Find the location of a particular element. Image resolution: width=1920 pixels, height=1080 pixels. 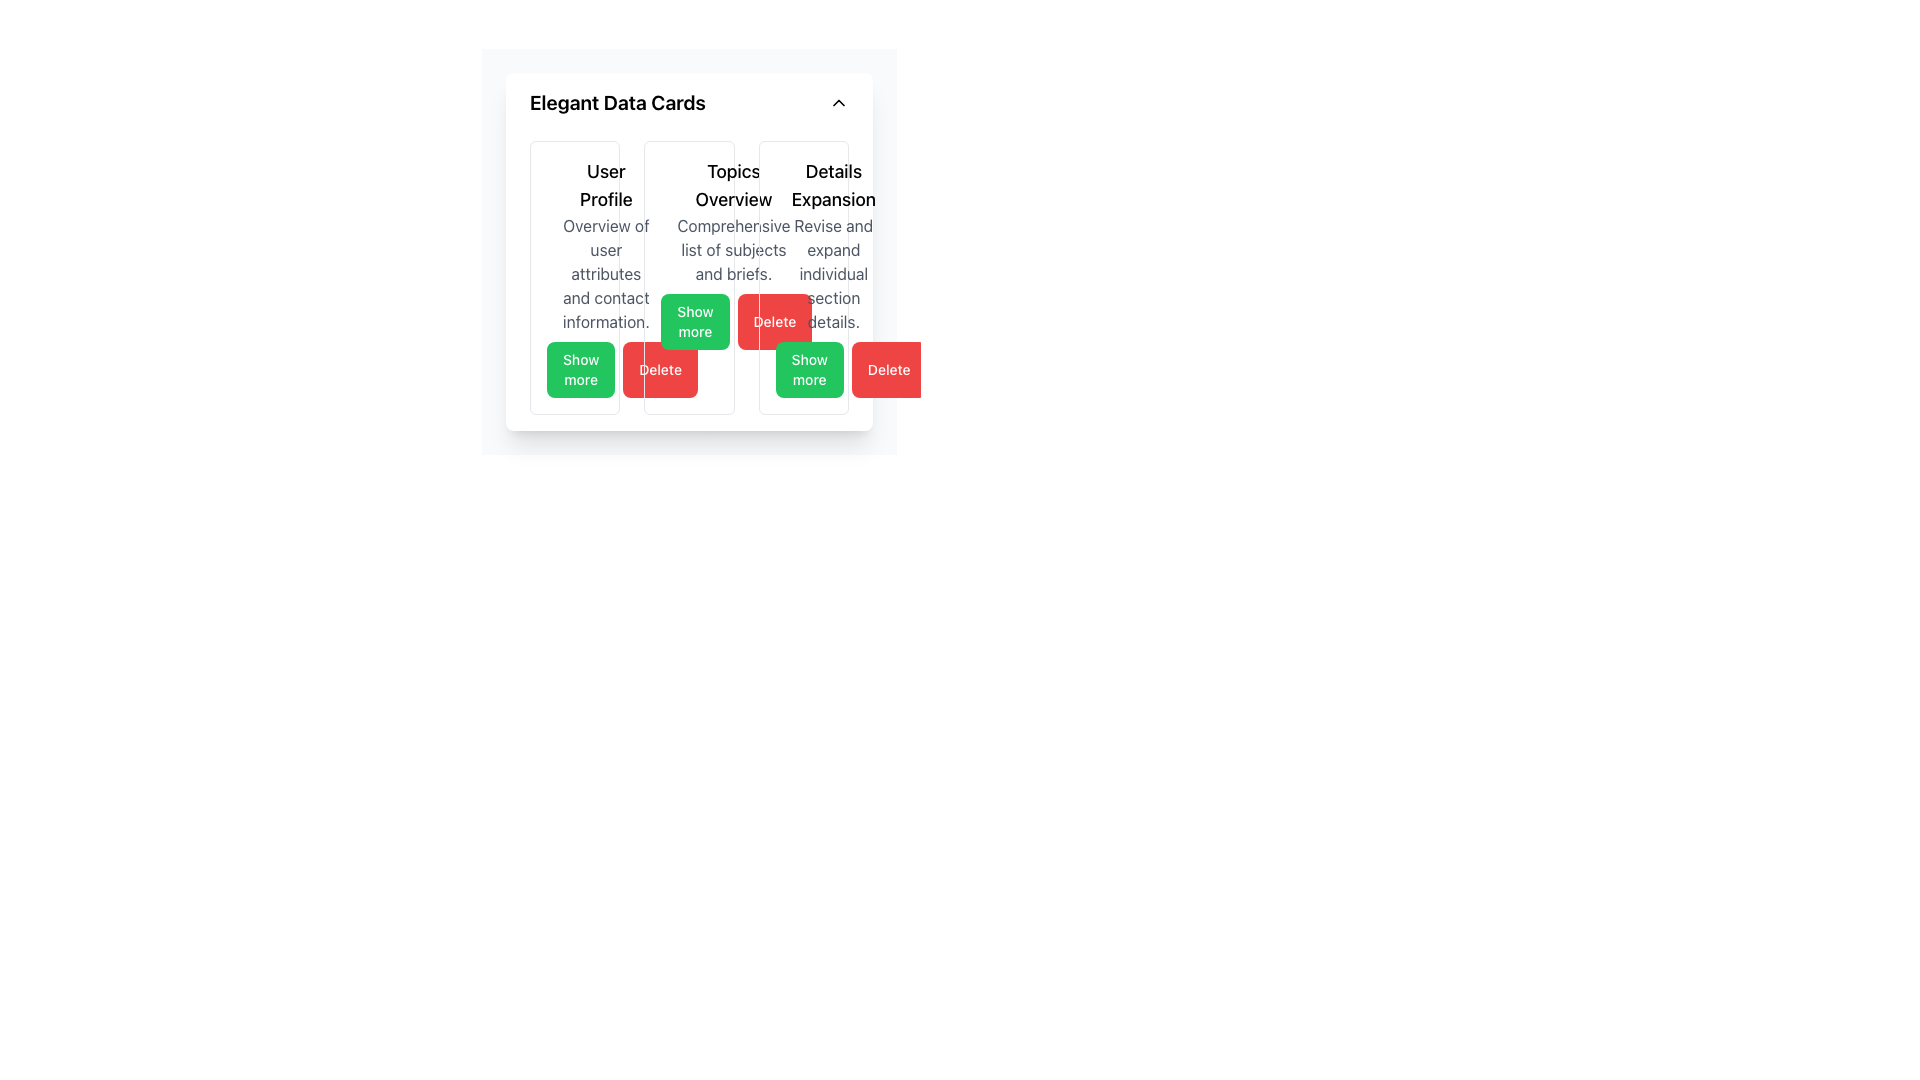

the descriptive text block reading 'Comprehensive list of subjects and briefs.' located below the heading 'Topics Overview' in the middle card of a three-card layout is located at coordinates (733, 249).